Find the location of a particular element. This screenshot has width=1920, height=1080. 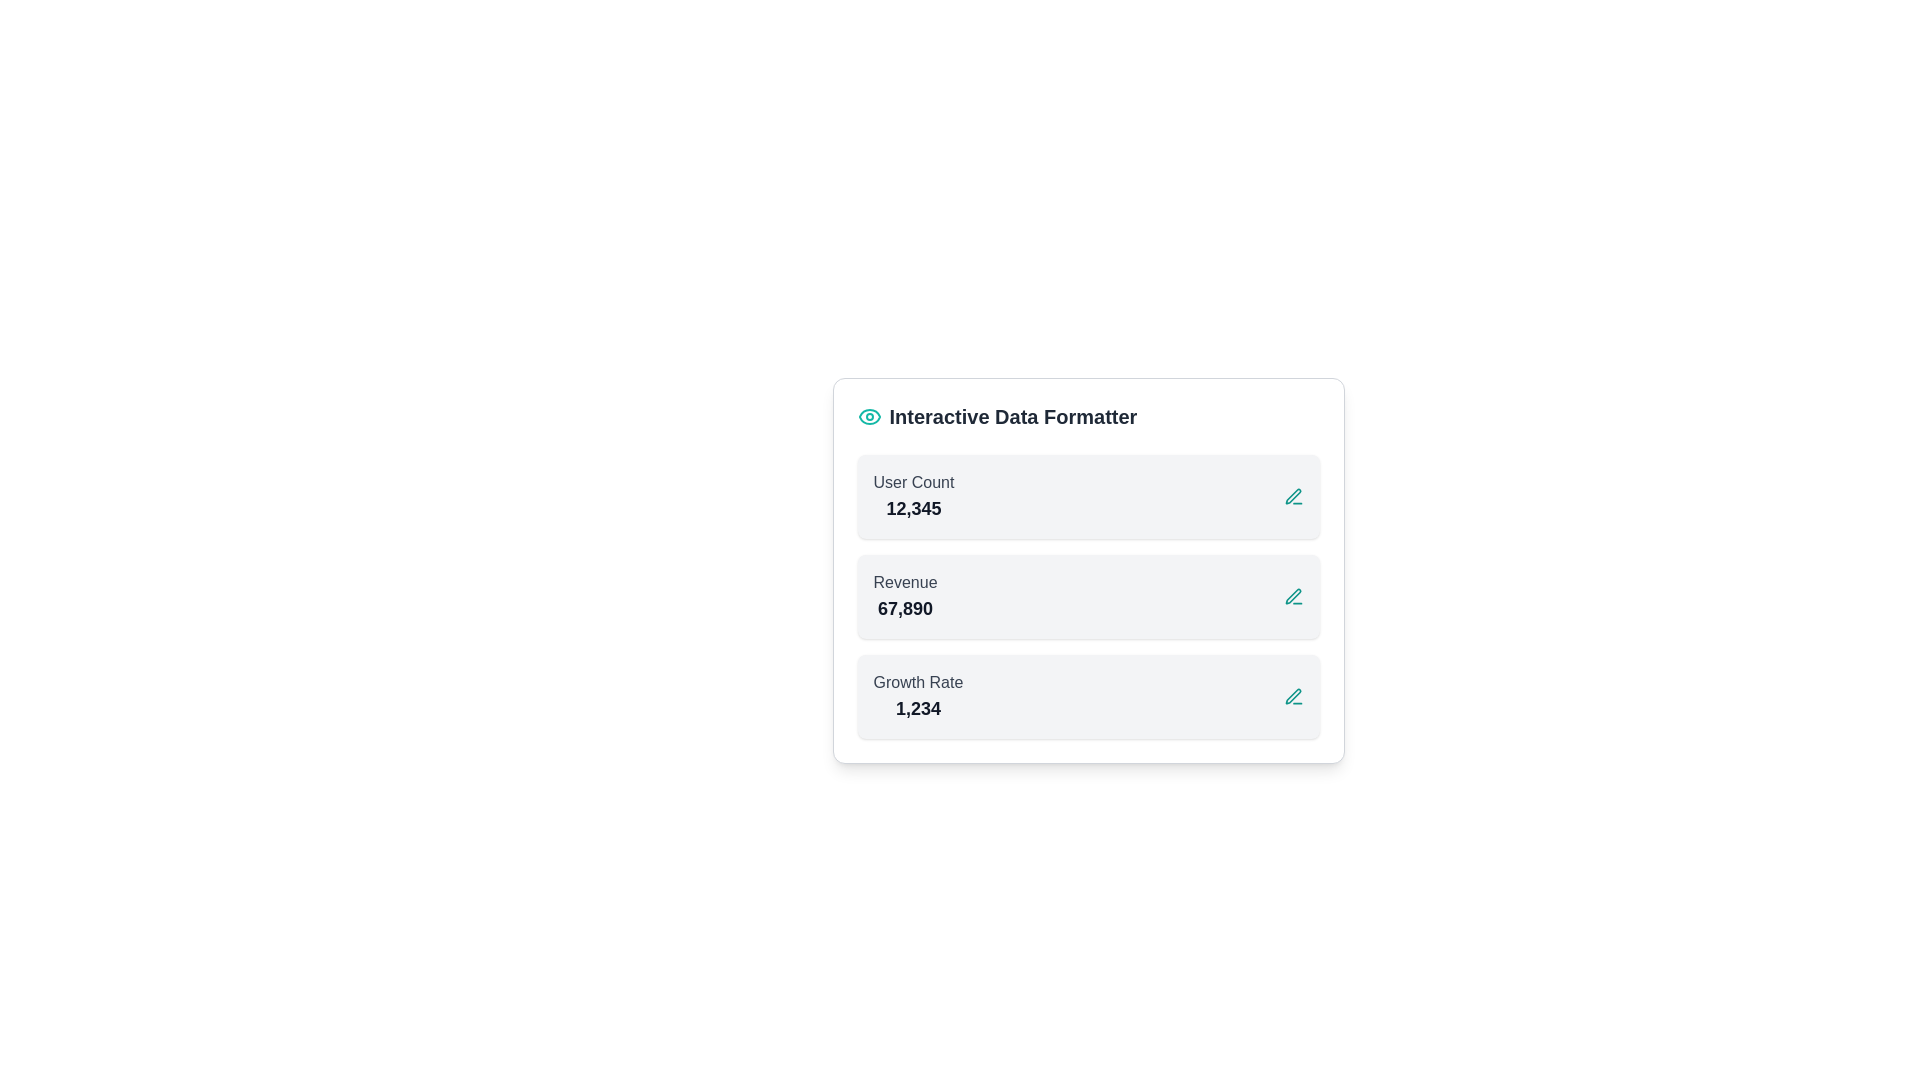

contents of the bold numerical text label '67,890', which is styled with a dark font and located beneath the 'Revenue' label is located at coordinates (904, 608).